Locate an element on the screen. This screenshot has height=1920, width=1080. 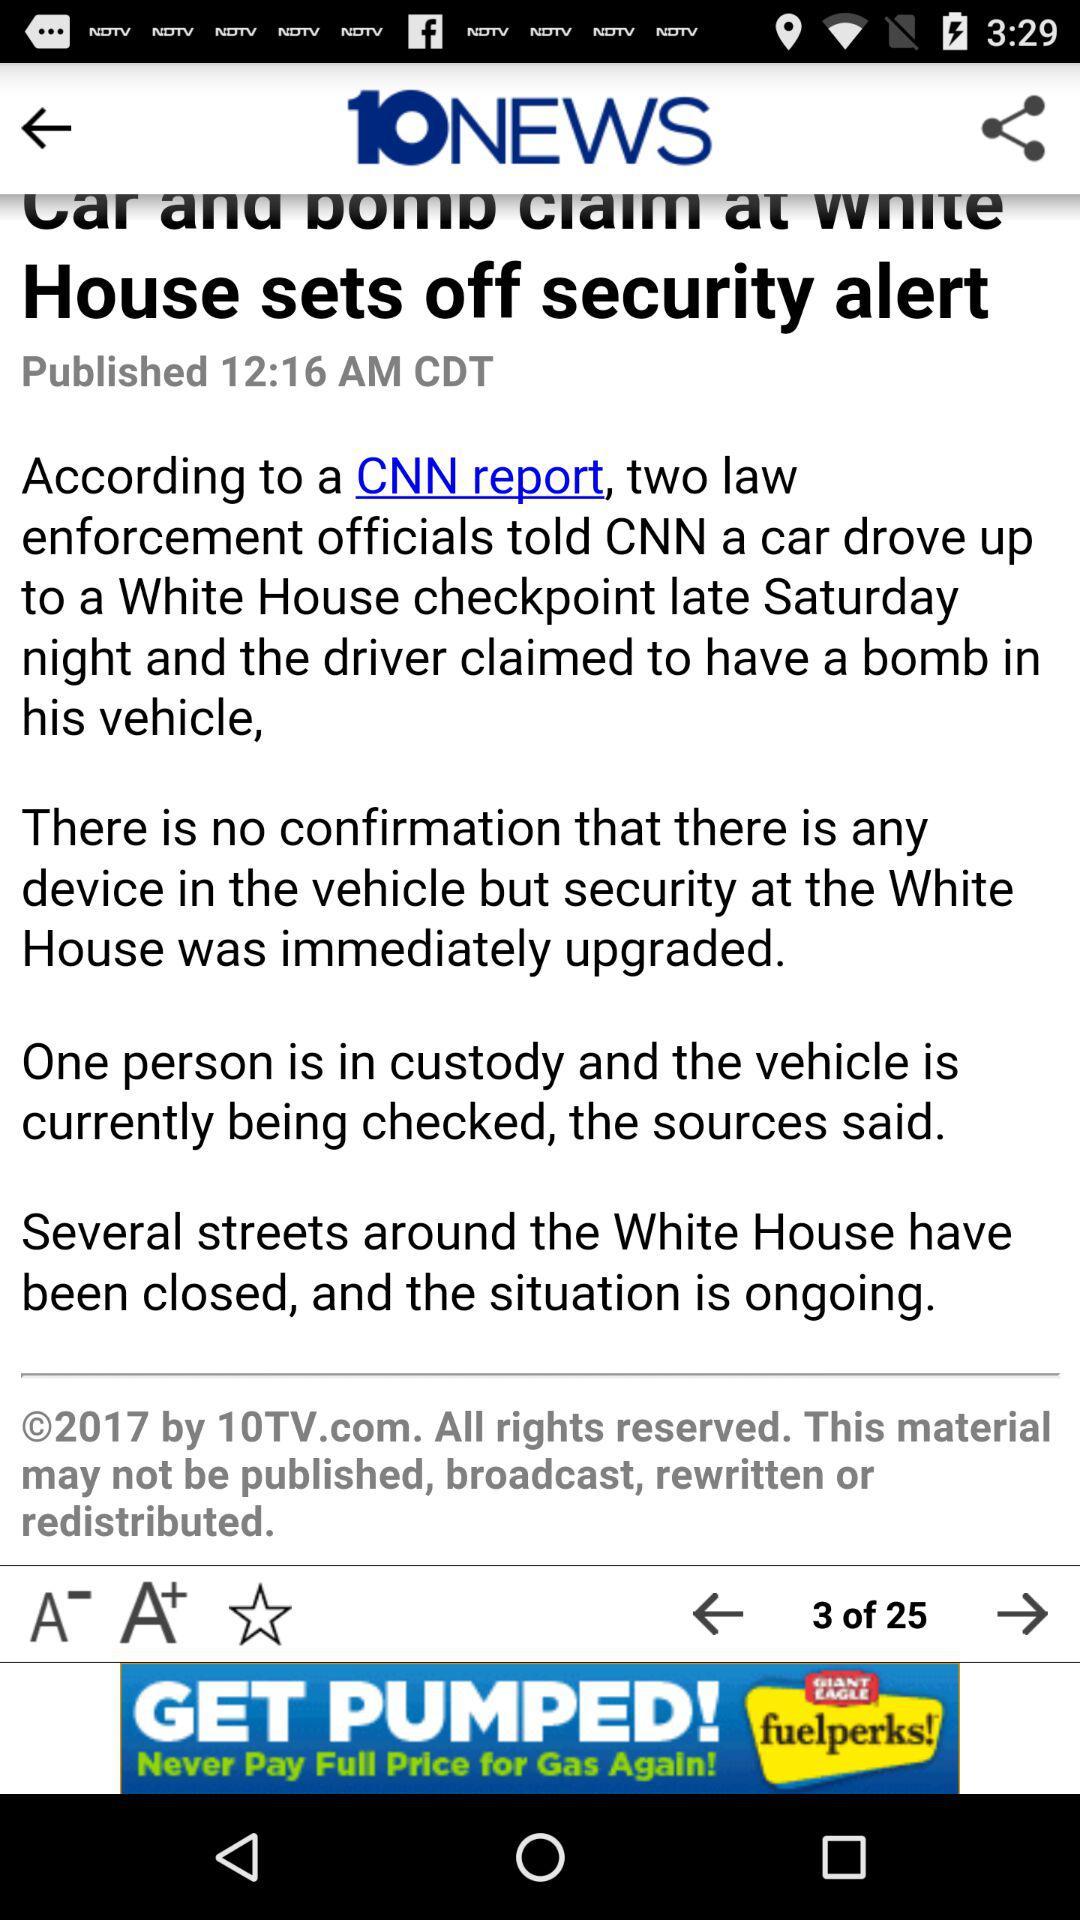
the arrow_backward icon is located at coordinates (716, 1726).